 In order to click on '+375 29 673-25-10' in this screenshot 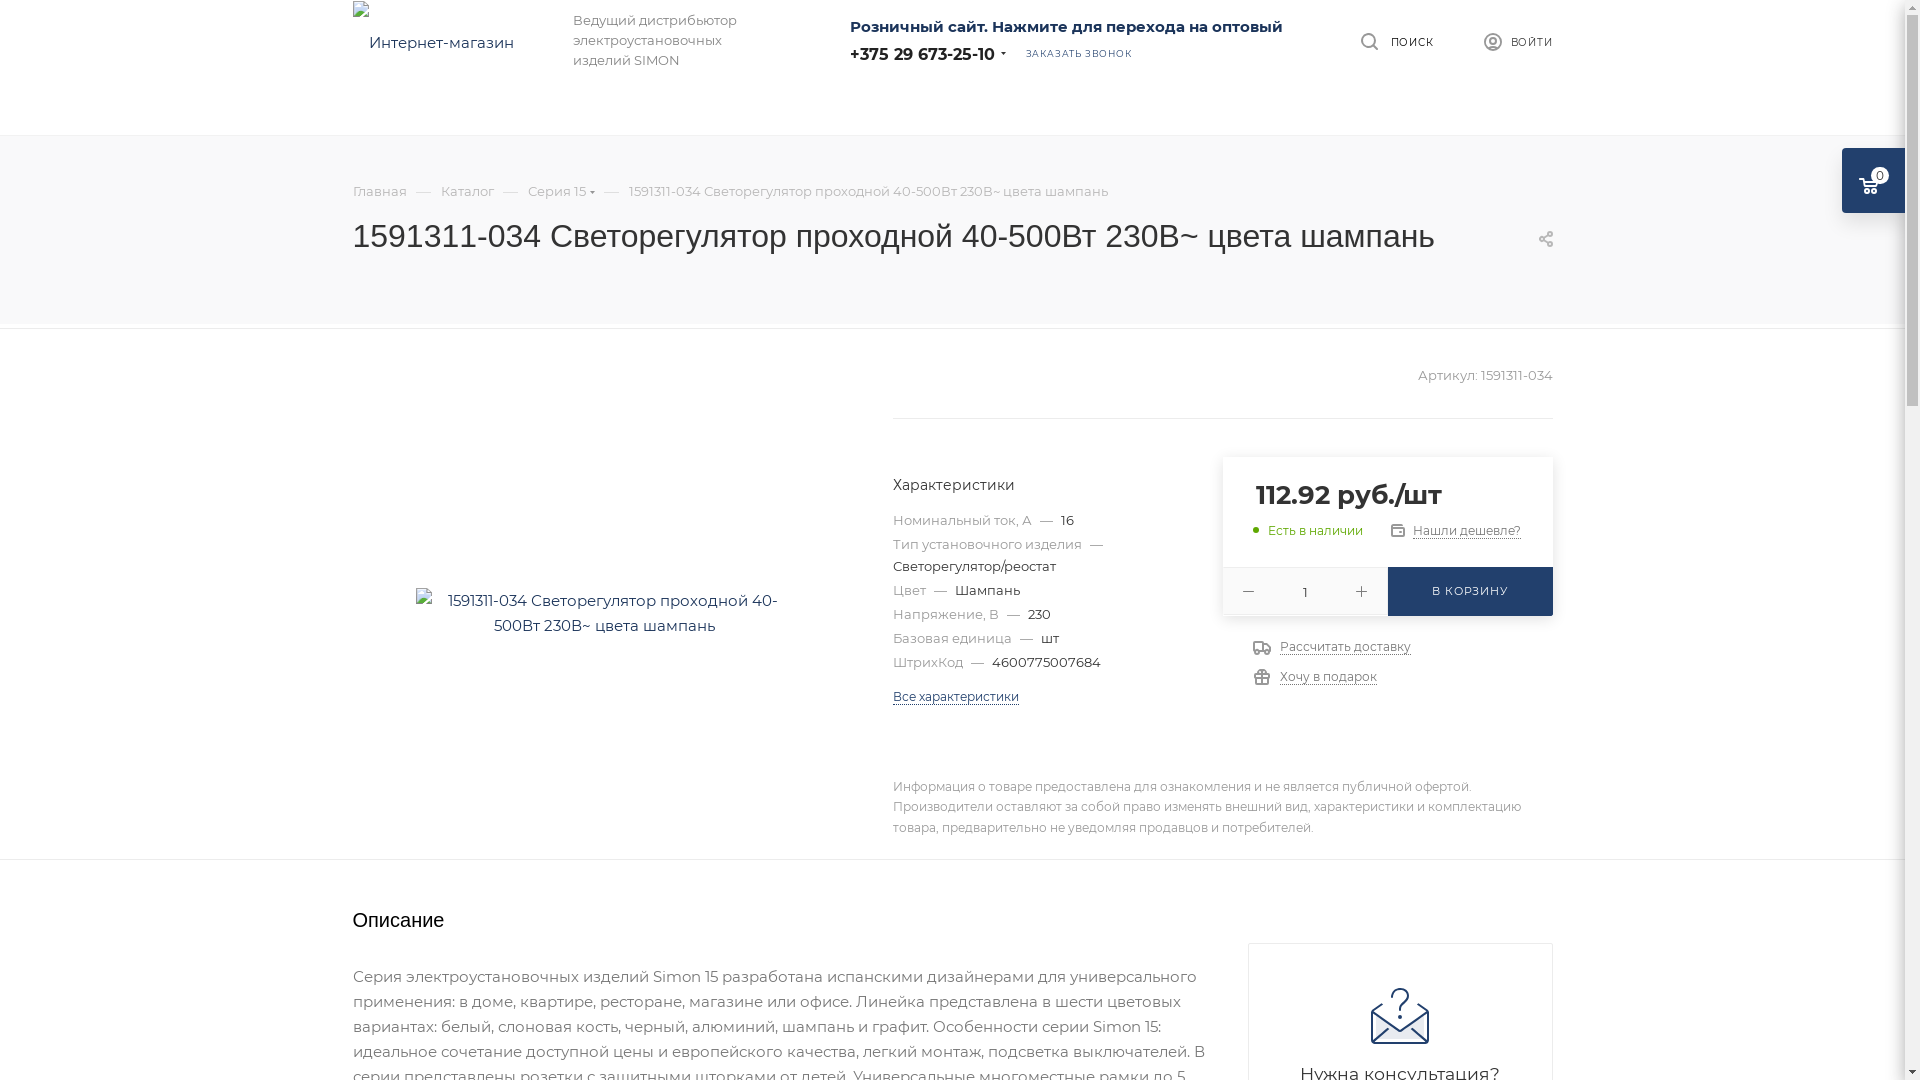, I will do `click(921, 52)`.